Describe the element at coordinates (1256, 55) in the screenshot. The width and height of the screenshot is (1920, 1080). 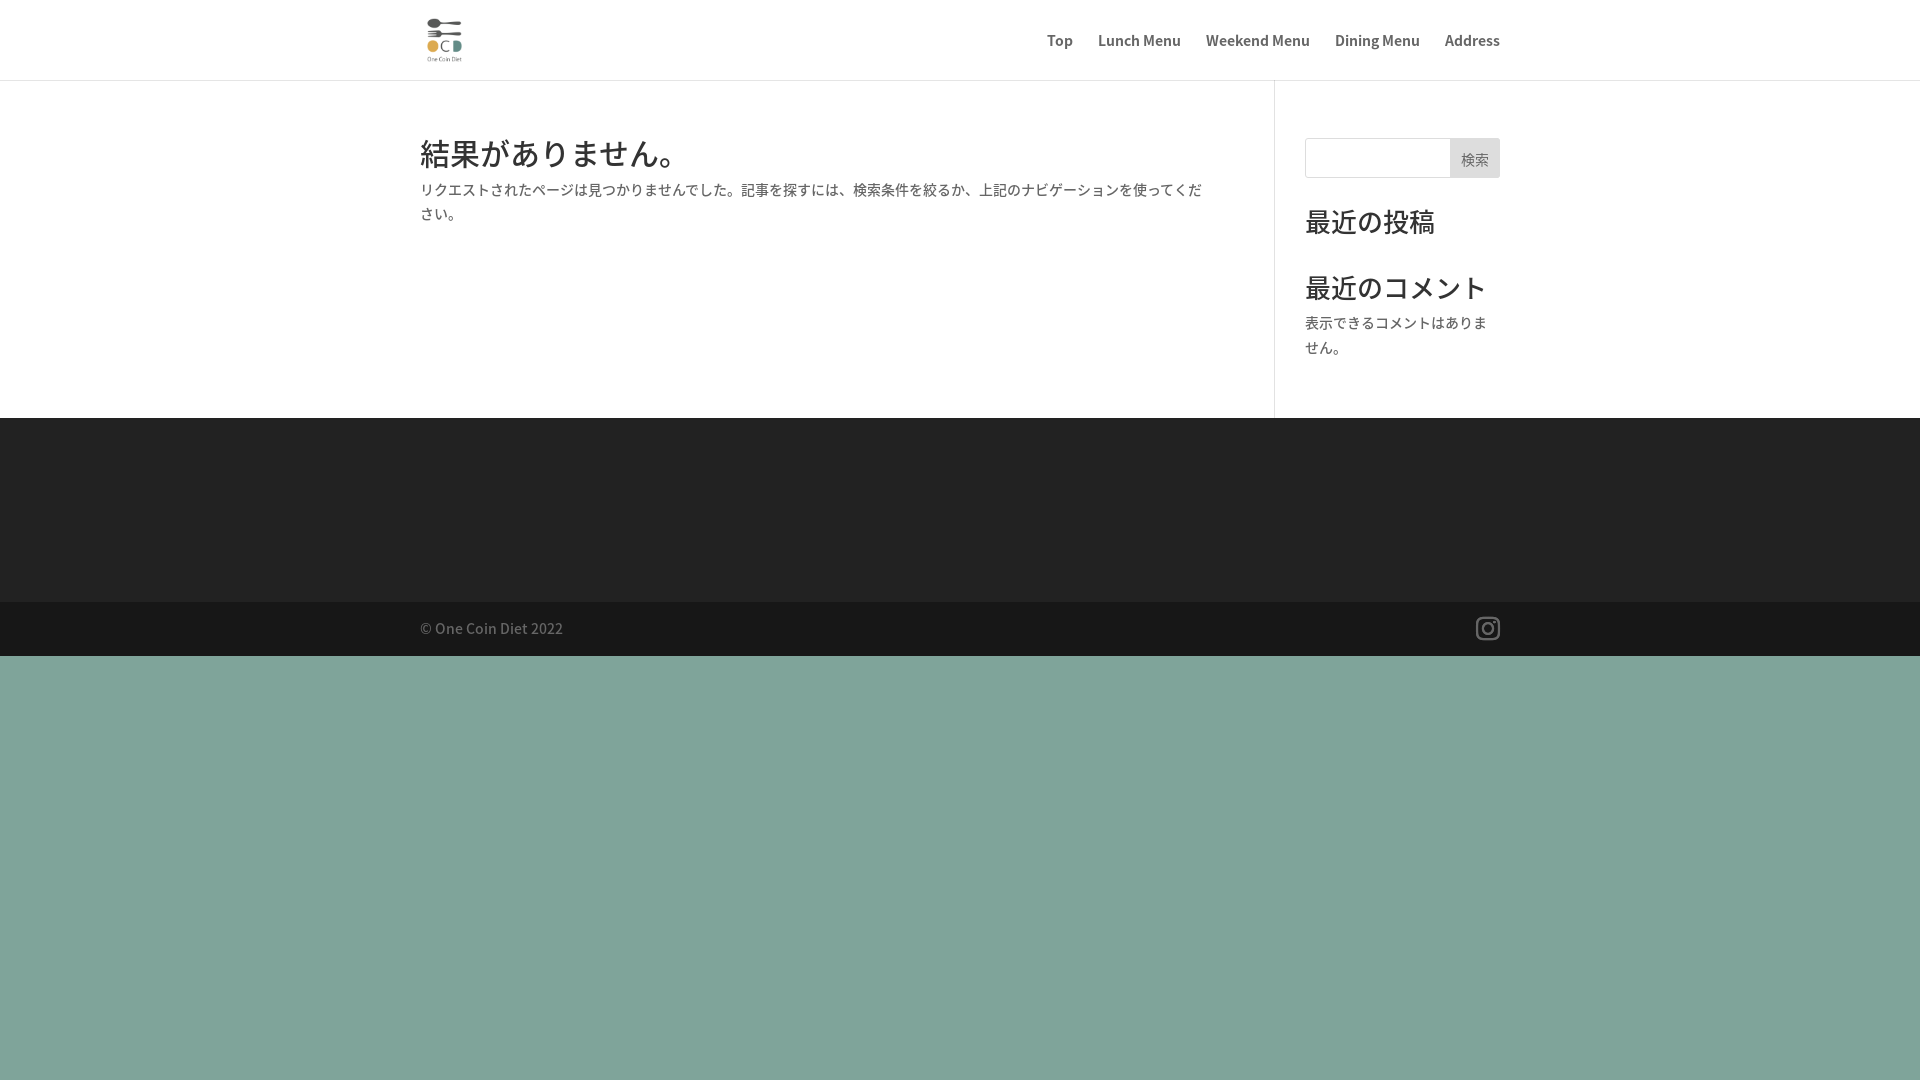
I see `'Weekend Menu'` at that location.